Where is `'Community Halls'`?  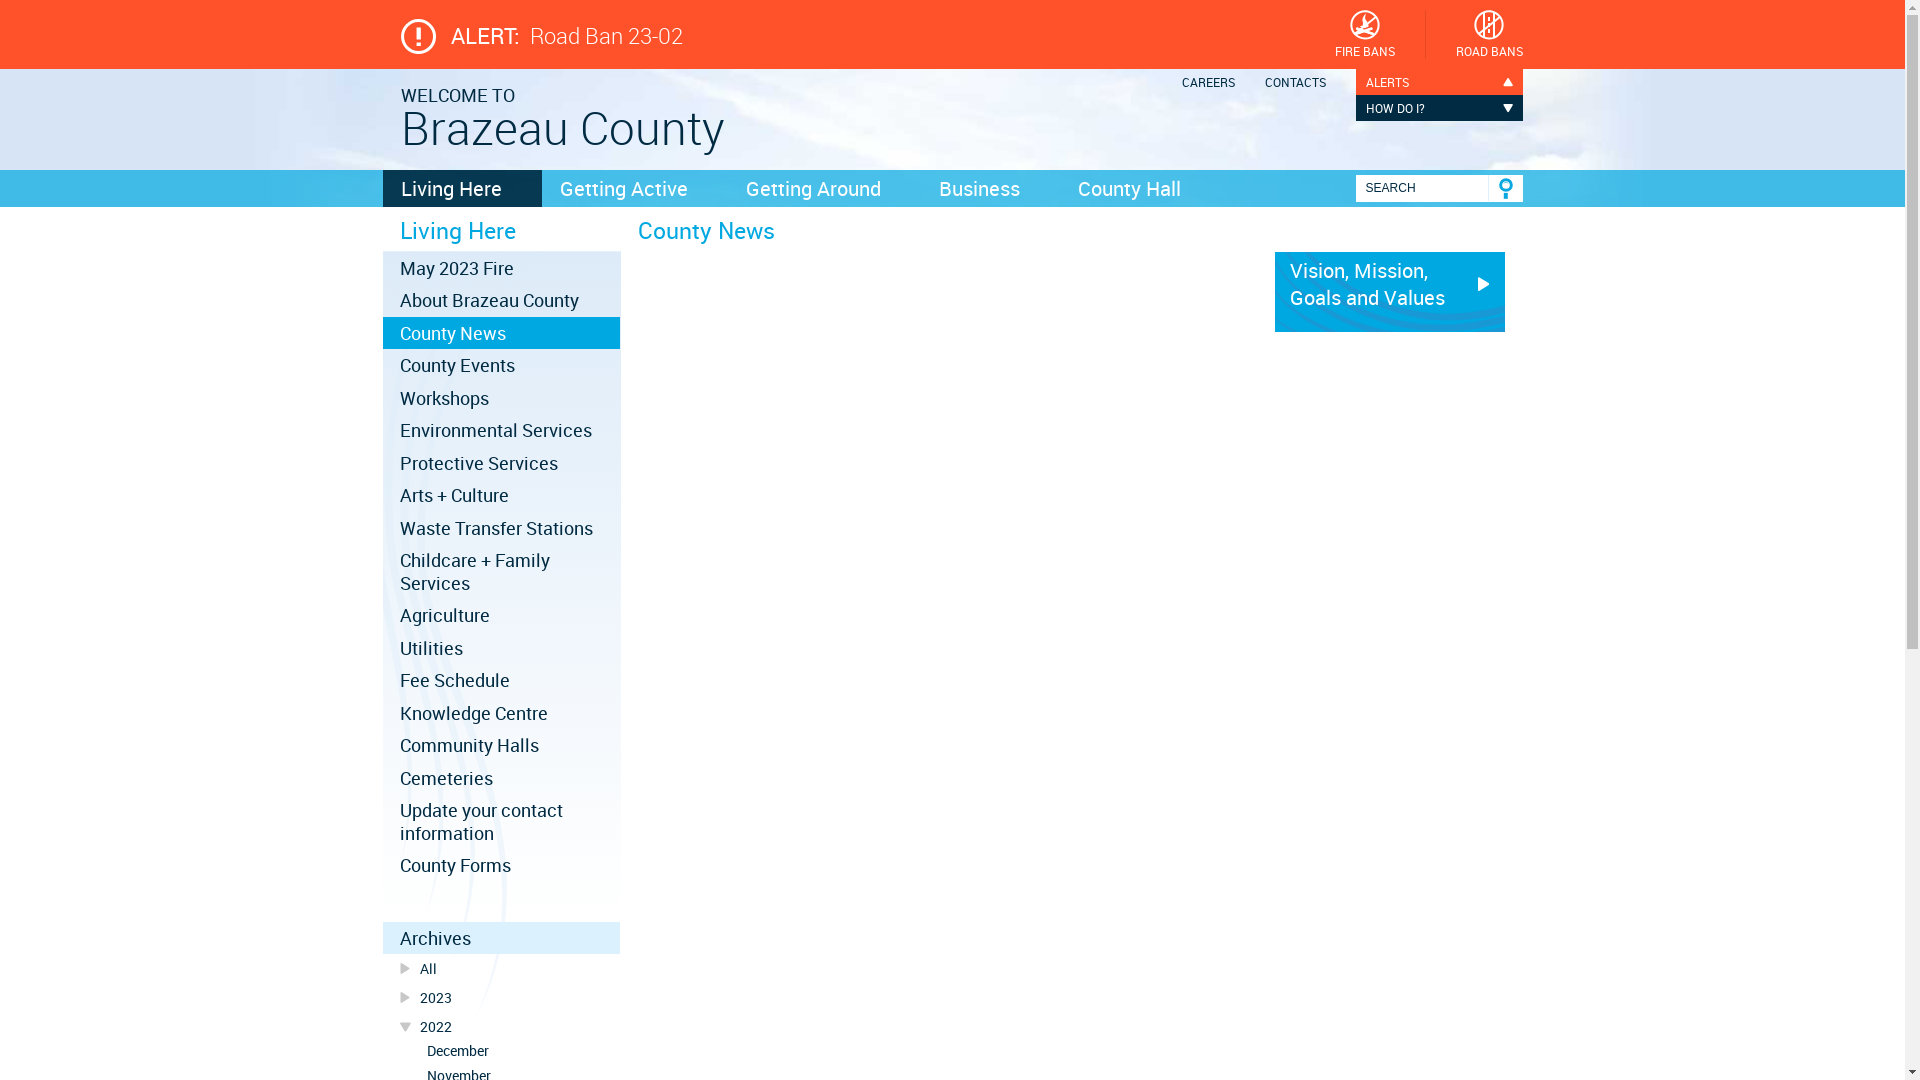 'Community Halls' is located at coordinates (500, 744).